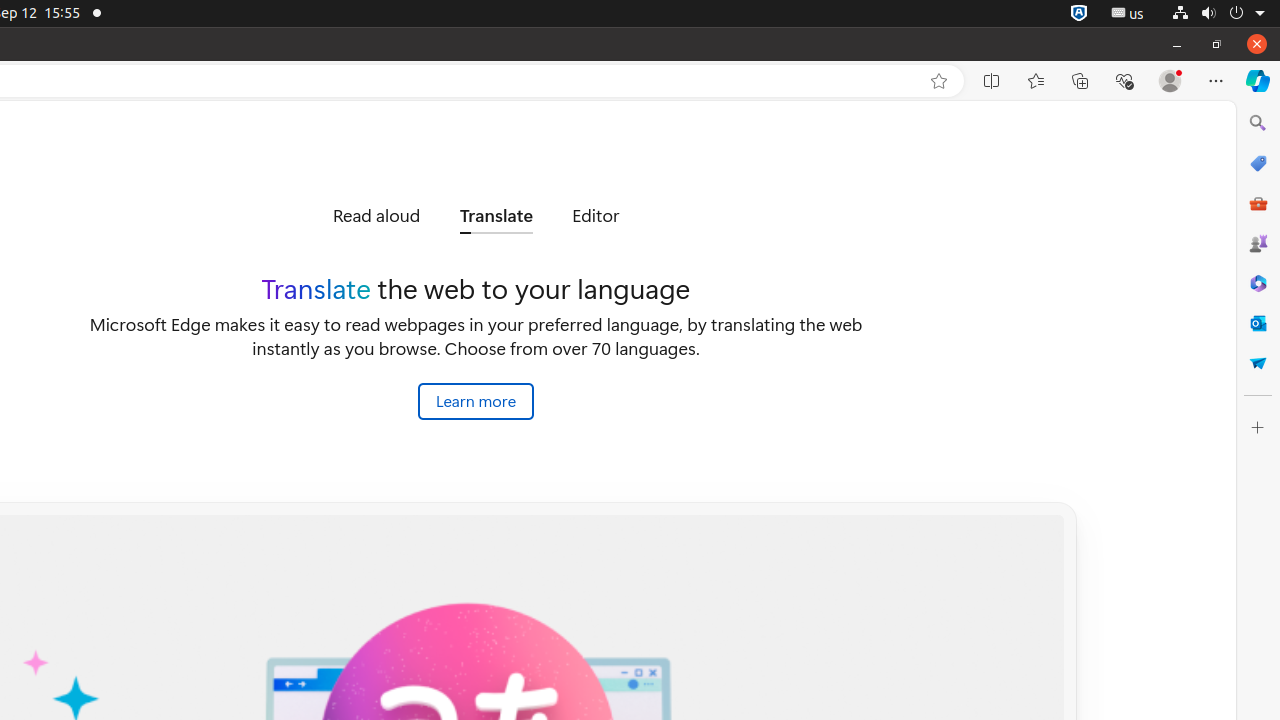  What do you see at coordinates (496, 216) in the screenshot?
I see `'Translate Translate'` at bounding box center [496, 216].